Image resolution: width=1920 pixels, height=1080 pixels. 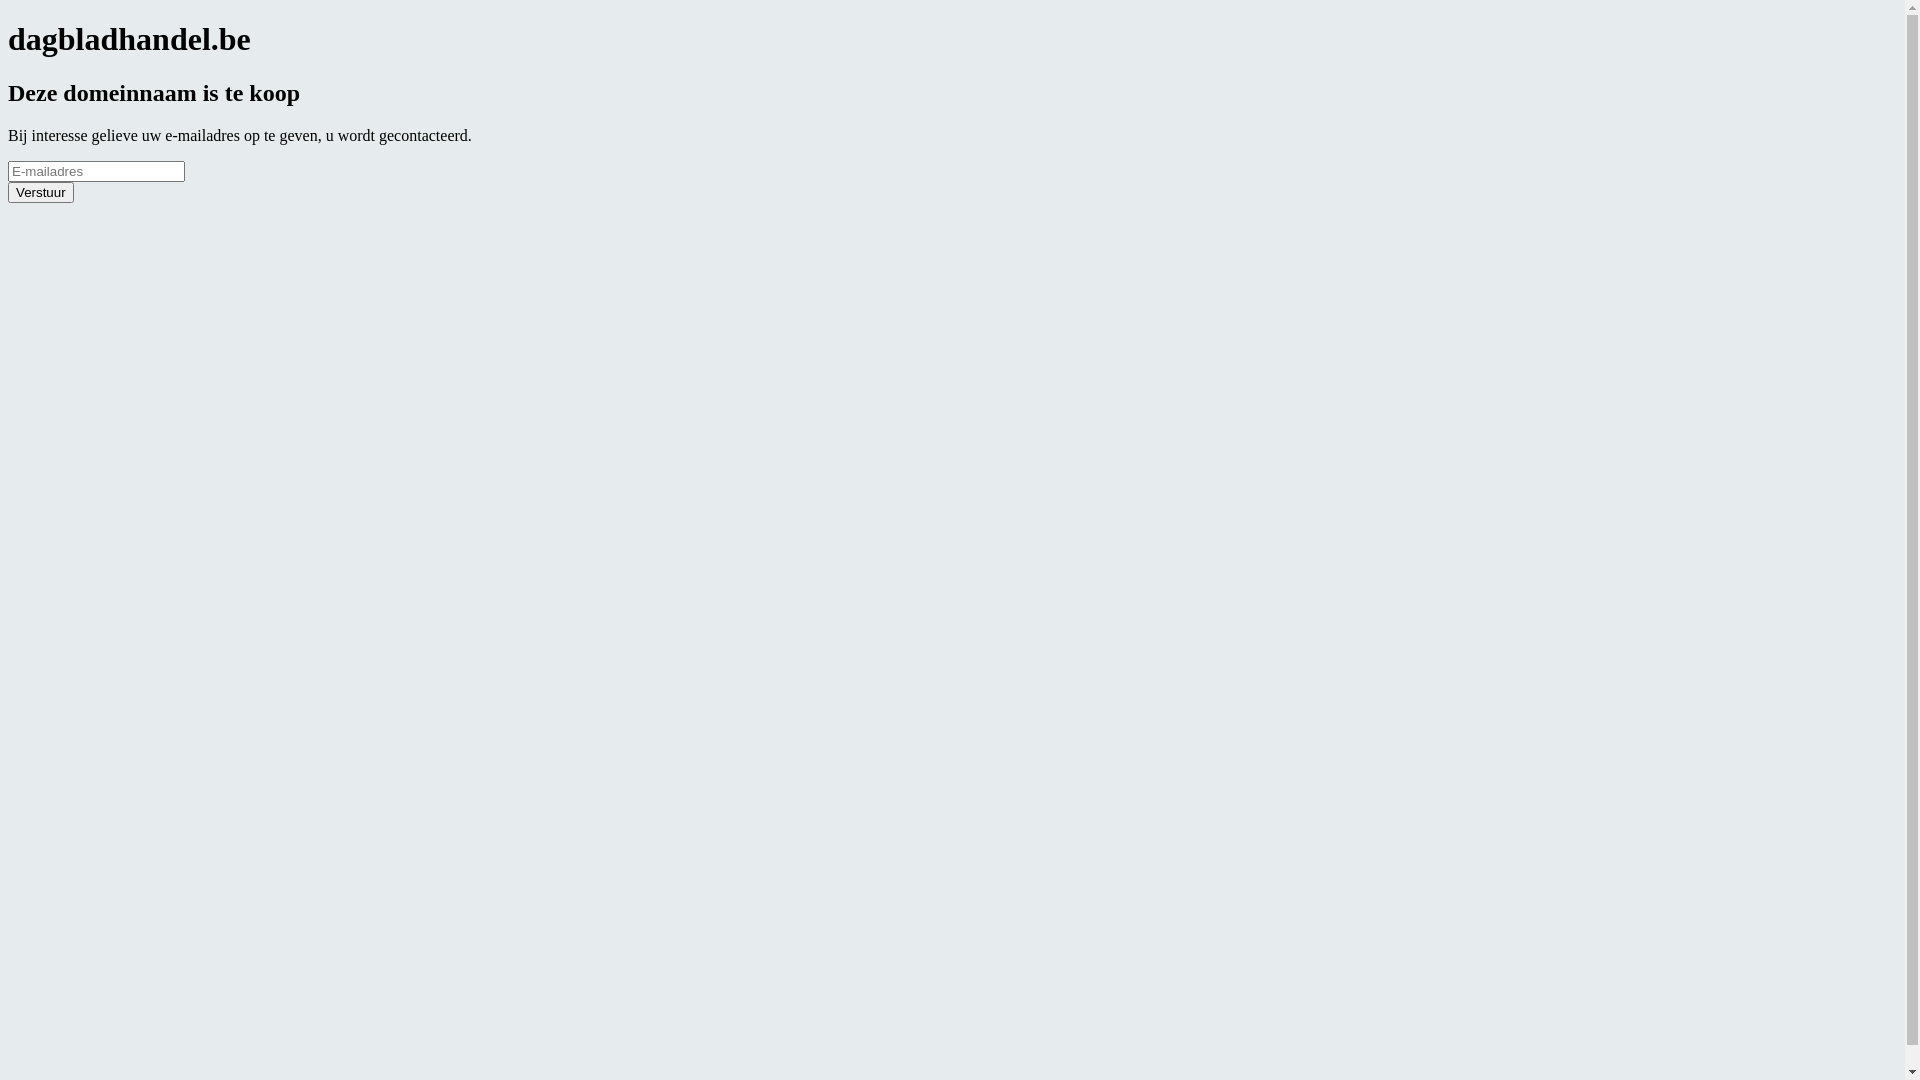 What do you see at coordinates (41, 192) in the screenshot?
I see `'Verstuur'` at bounding box center [41, 192].